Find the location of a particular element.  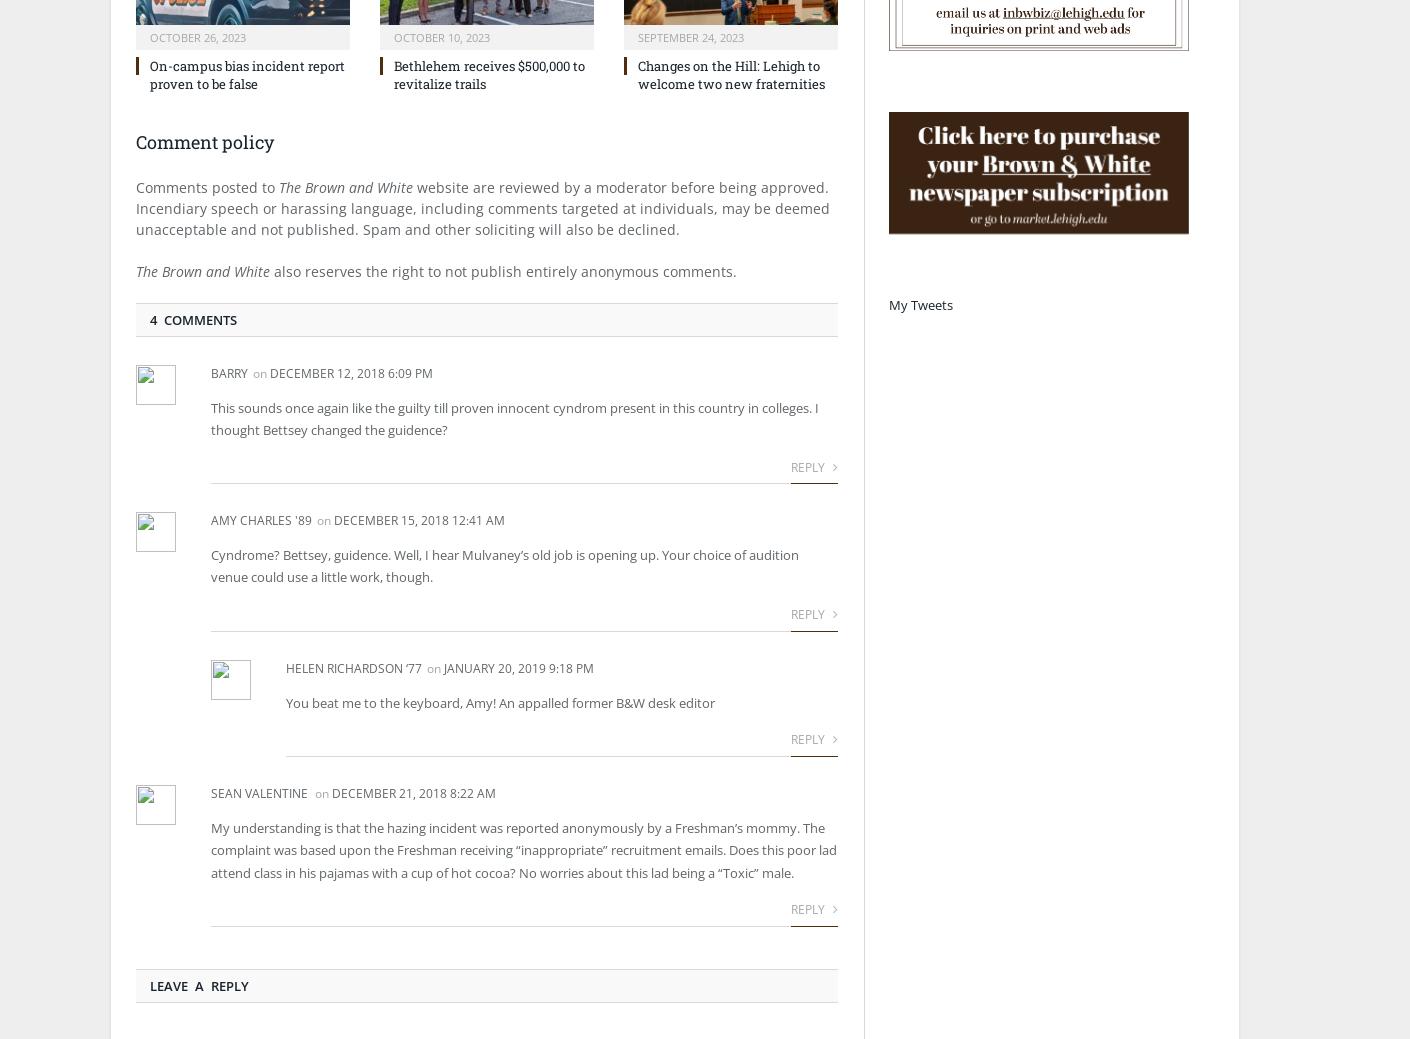

'Amy Charles '89' is located at coordinates (261, 520).